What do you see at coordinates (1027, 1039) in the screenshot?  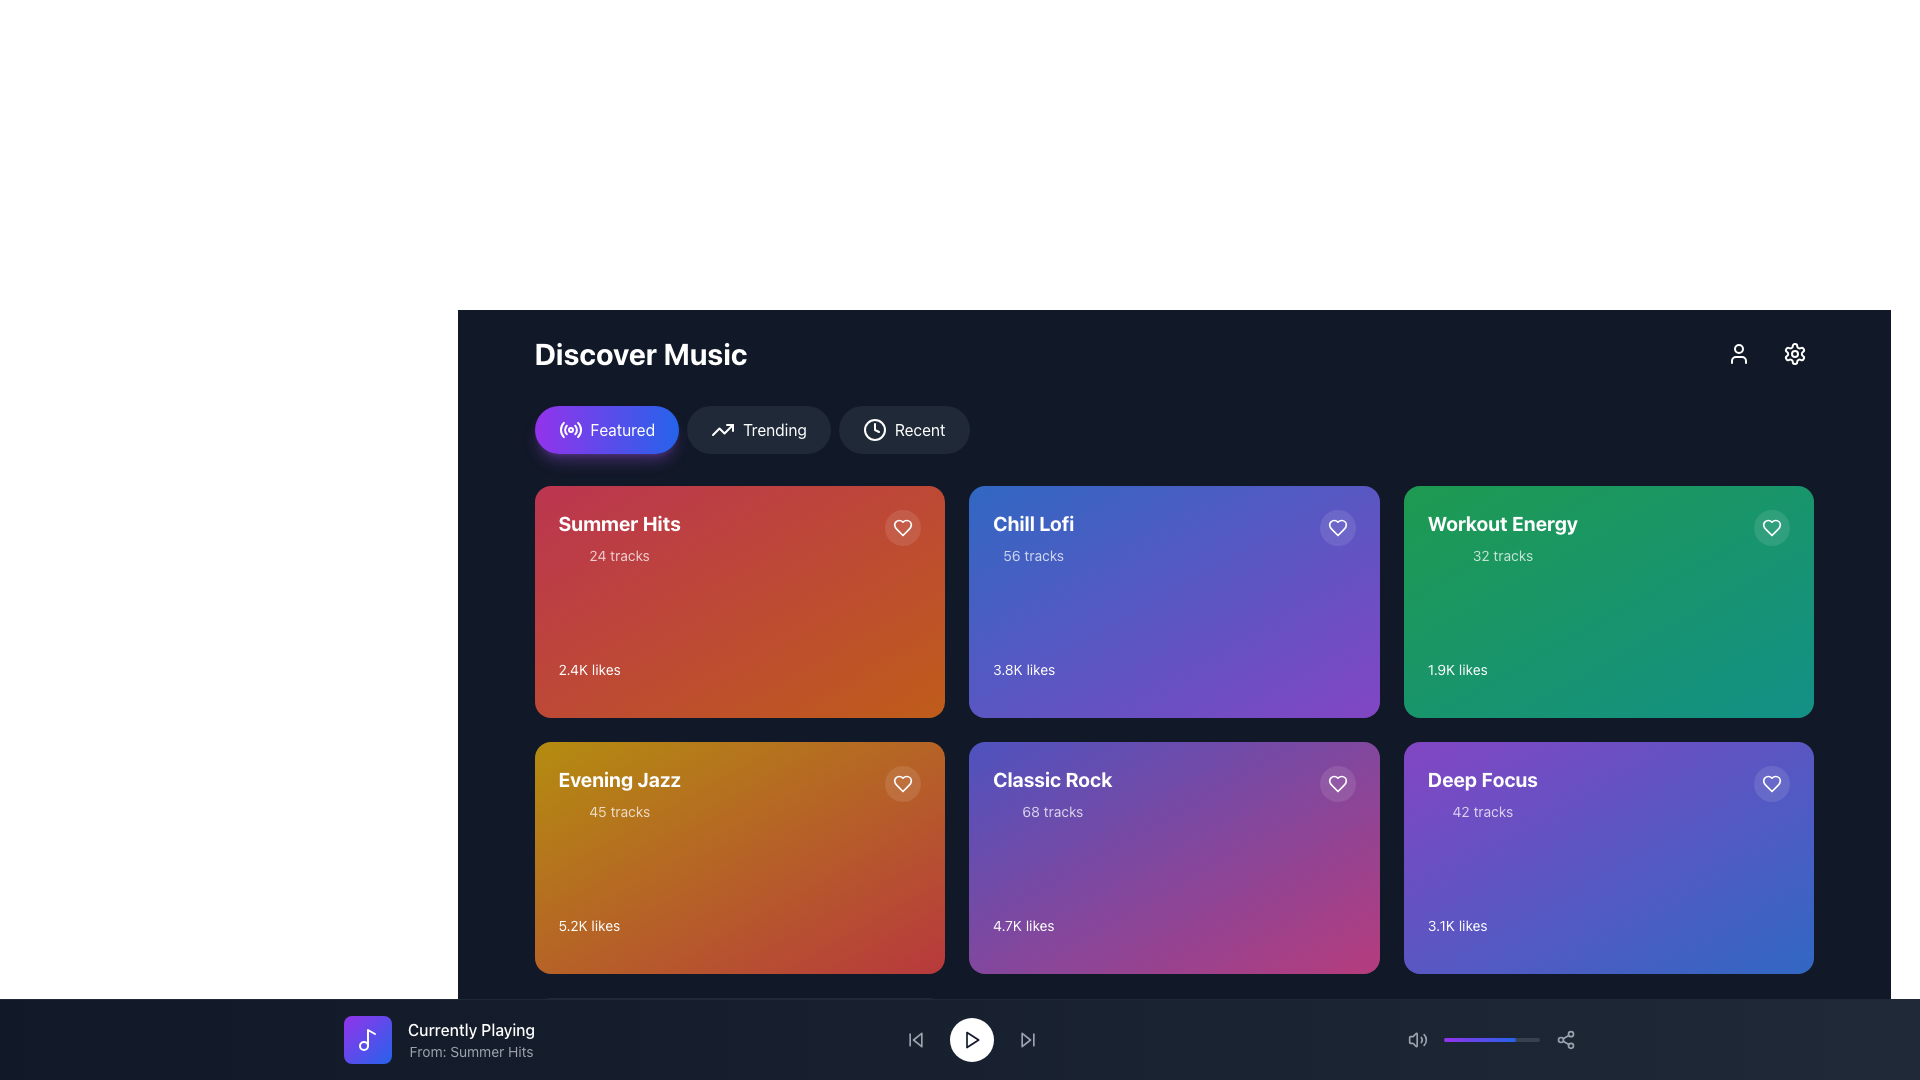 I see `the skip-forward button, which is represented by a gray forward-play icon located in the bottom-right area of the control panel` at bounding box center [1027, 1039].